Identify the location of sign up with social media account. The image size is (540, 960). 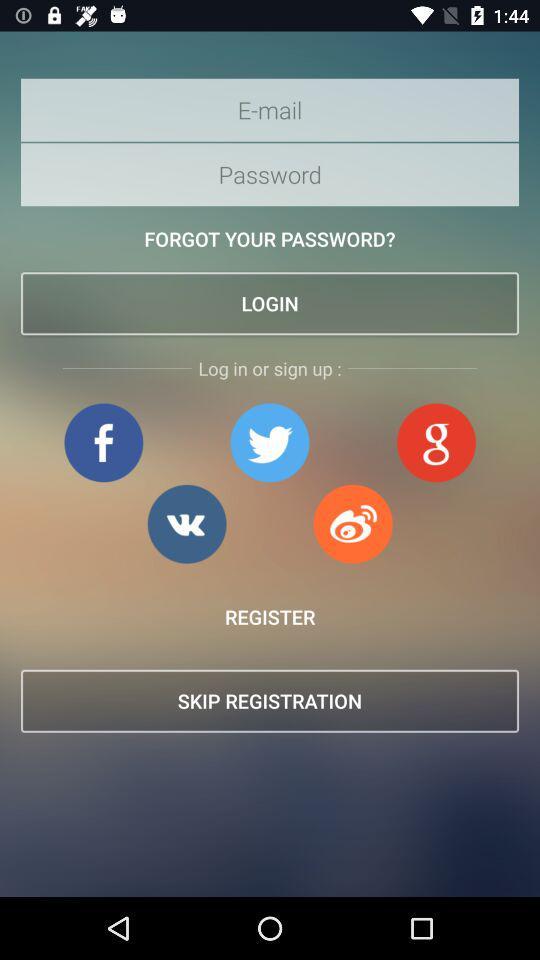
(352, 523).